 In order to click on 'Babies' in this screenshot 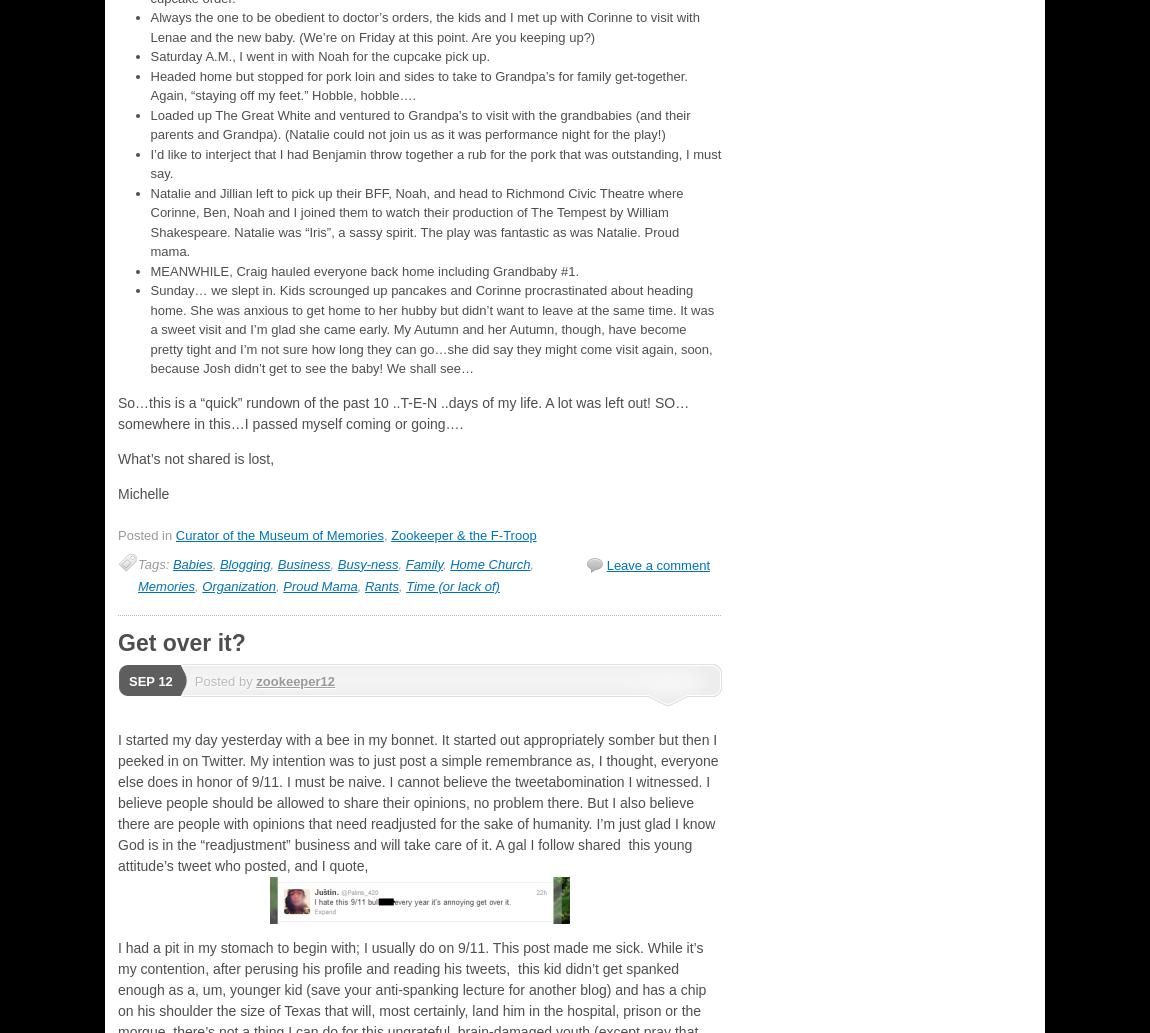, I will do `click(191, 562)`.